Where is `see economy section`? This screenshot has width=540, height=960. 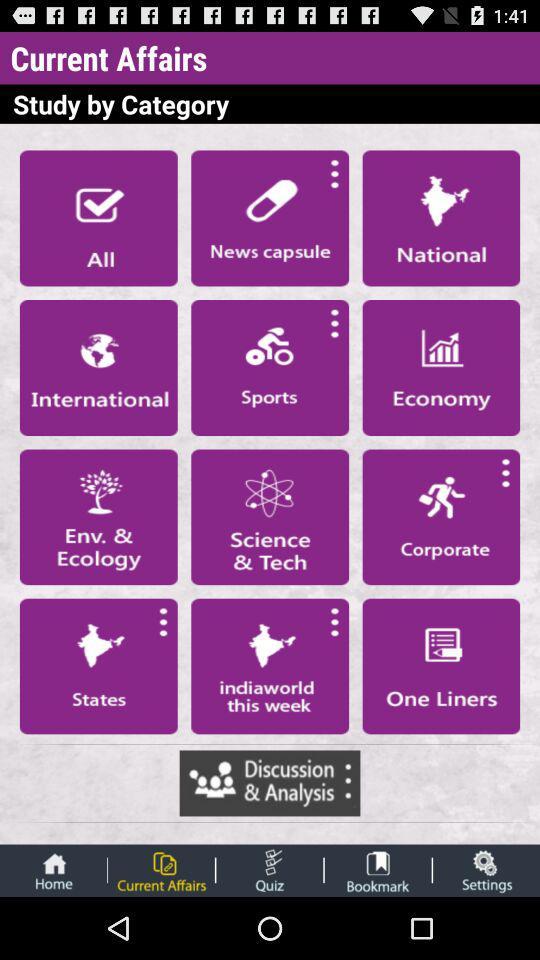 see economy section is located at coordinates (441, 366).